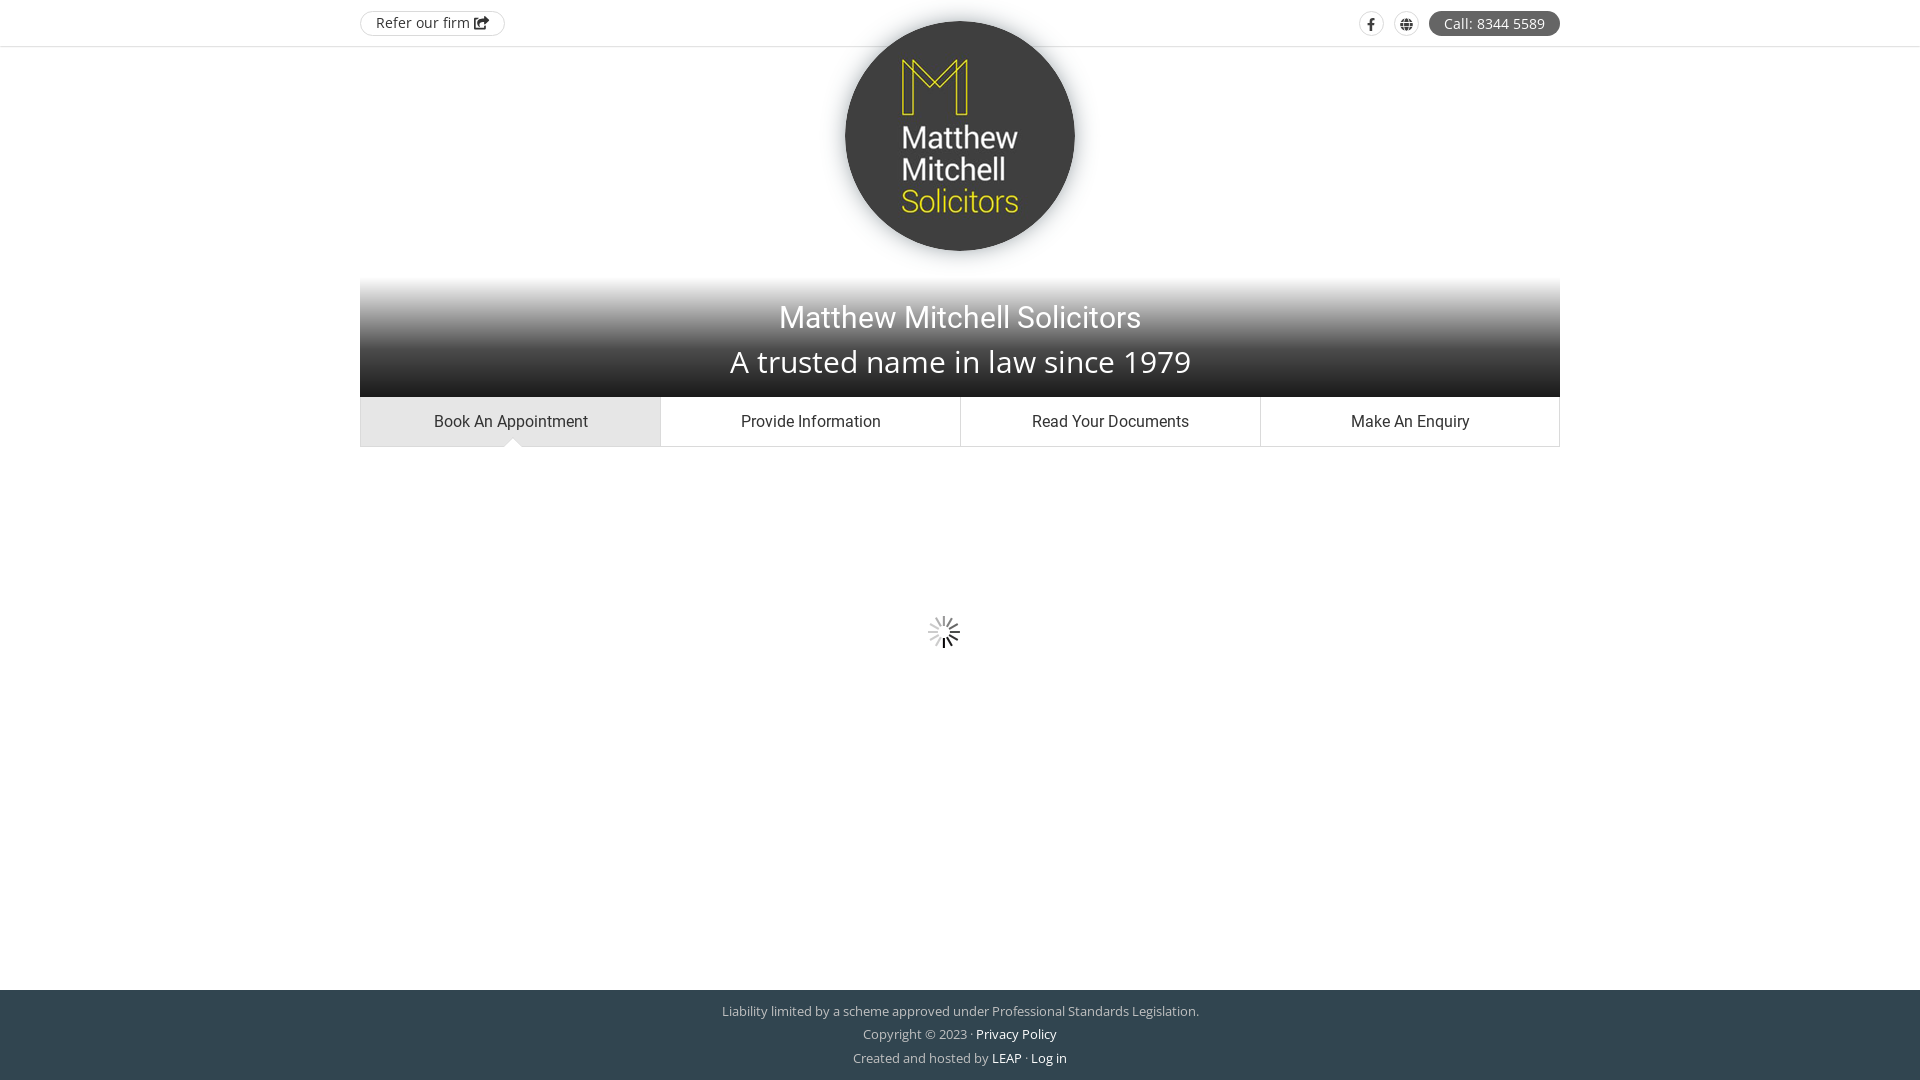 Image resolution: width=1920 pixels, height=1080 pixels. Describe the element at coordinates (1494, 23) in the screenshot. I see `'Call: 8344 5589'` at that location.